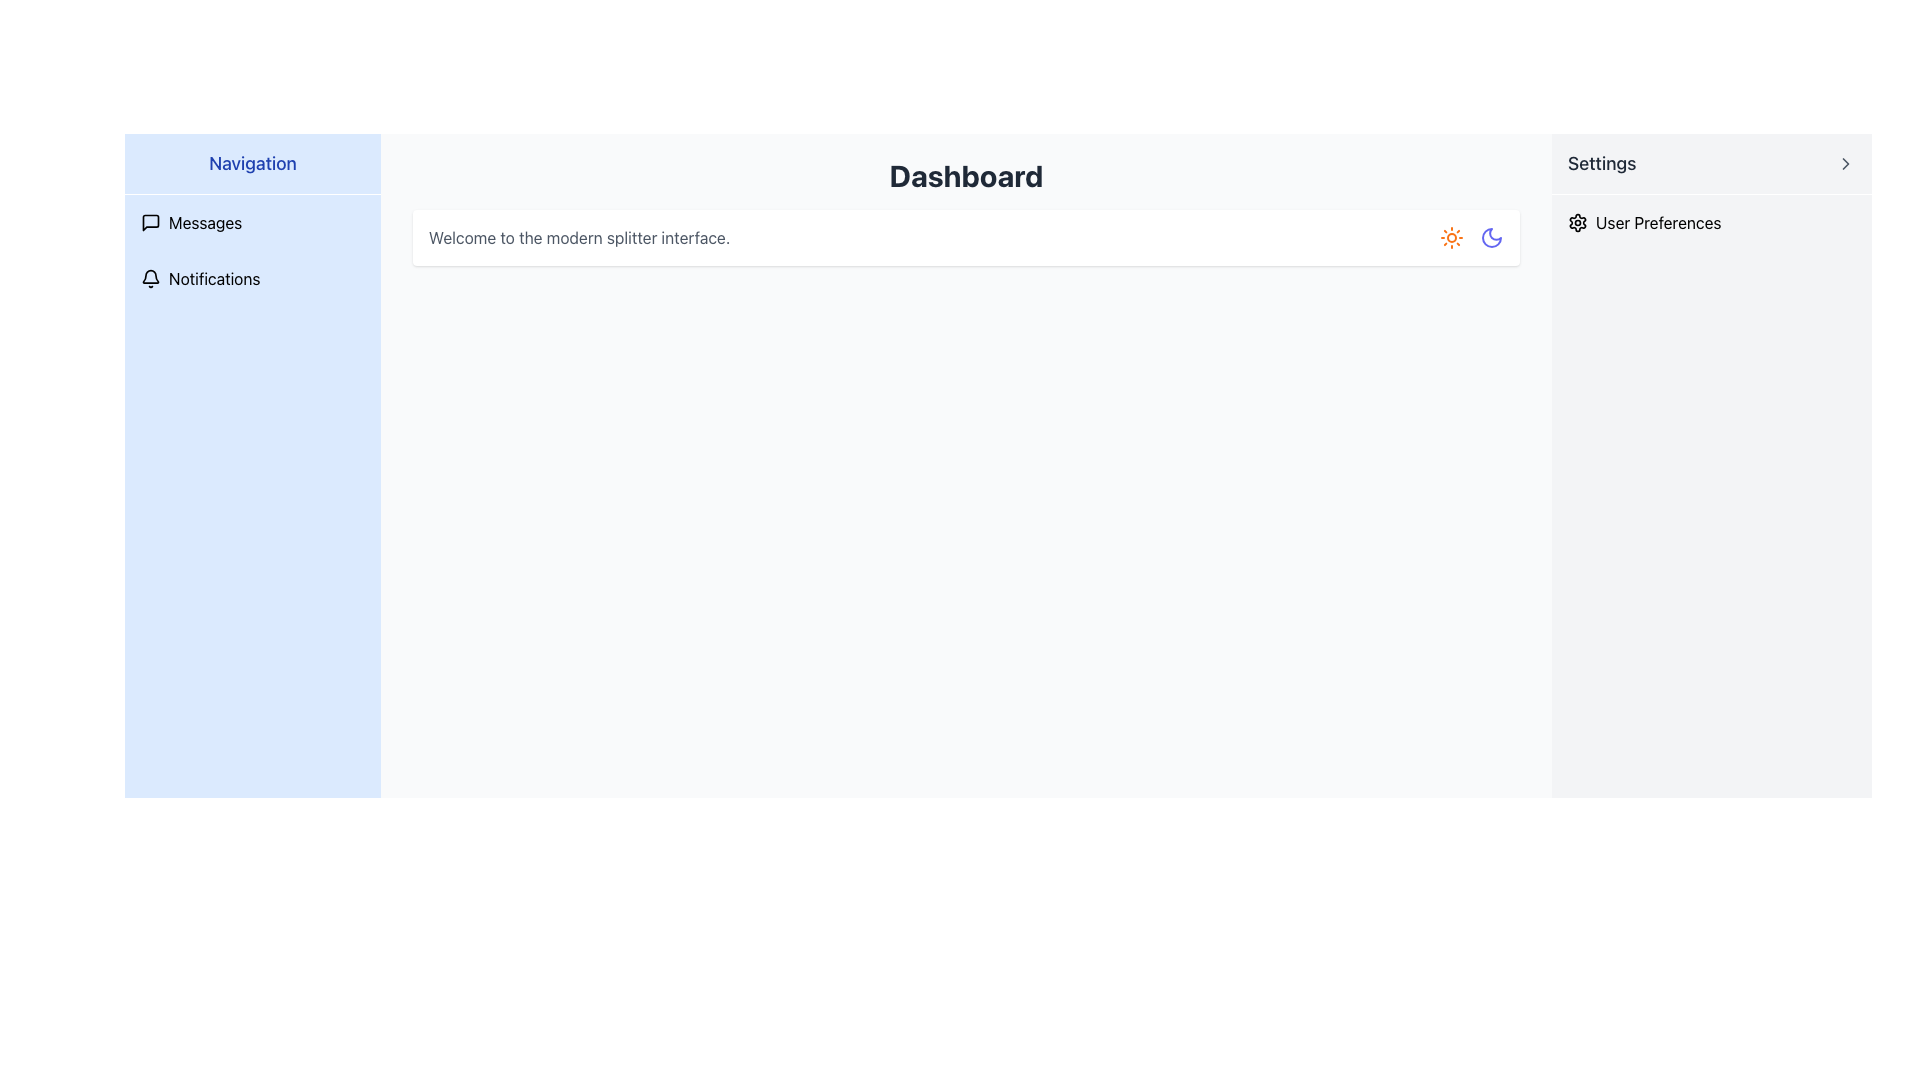 This screenshot has width=1920, height=1080. What do you see at coordinates (1845, 163) in the screenshot?
I see `the right-facing chevron icon button located on the far right side of the 'Settings' header` at bounding box center [1845, 163].